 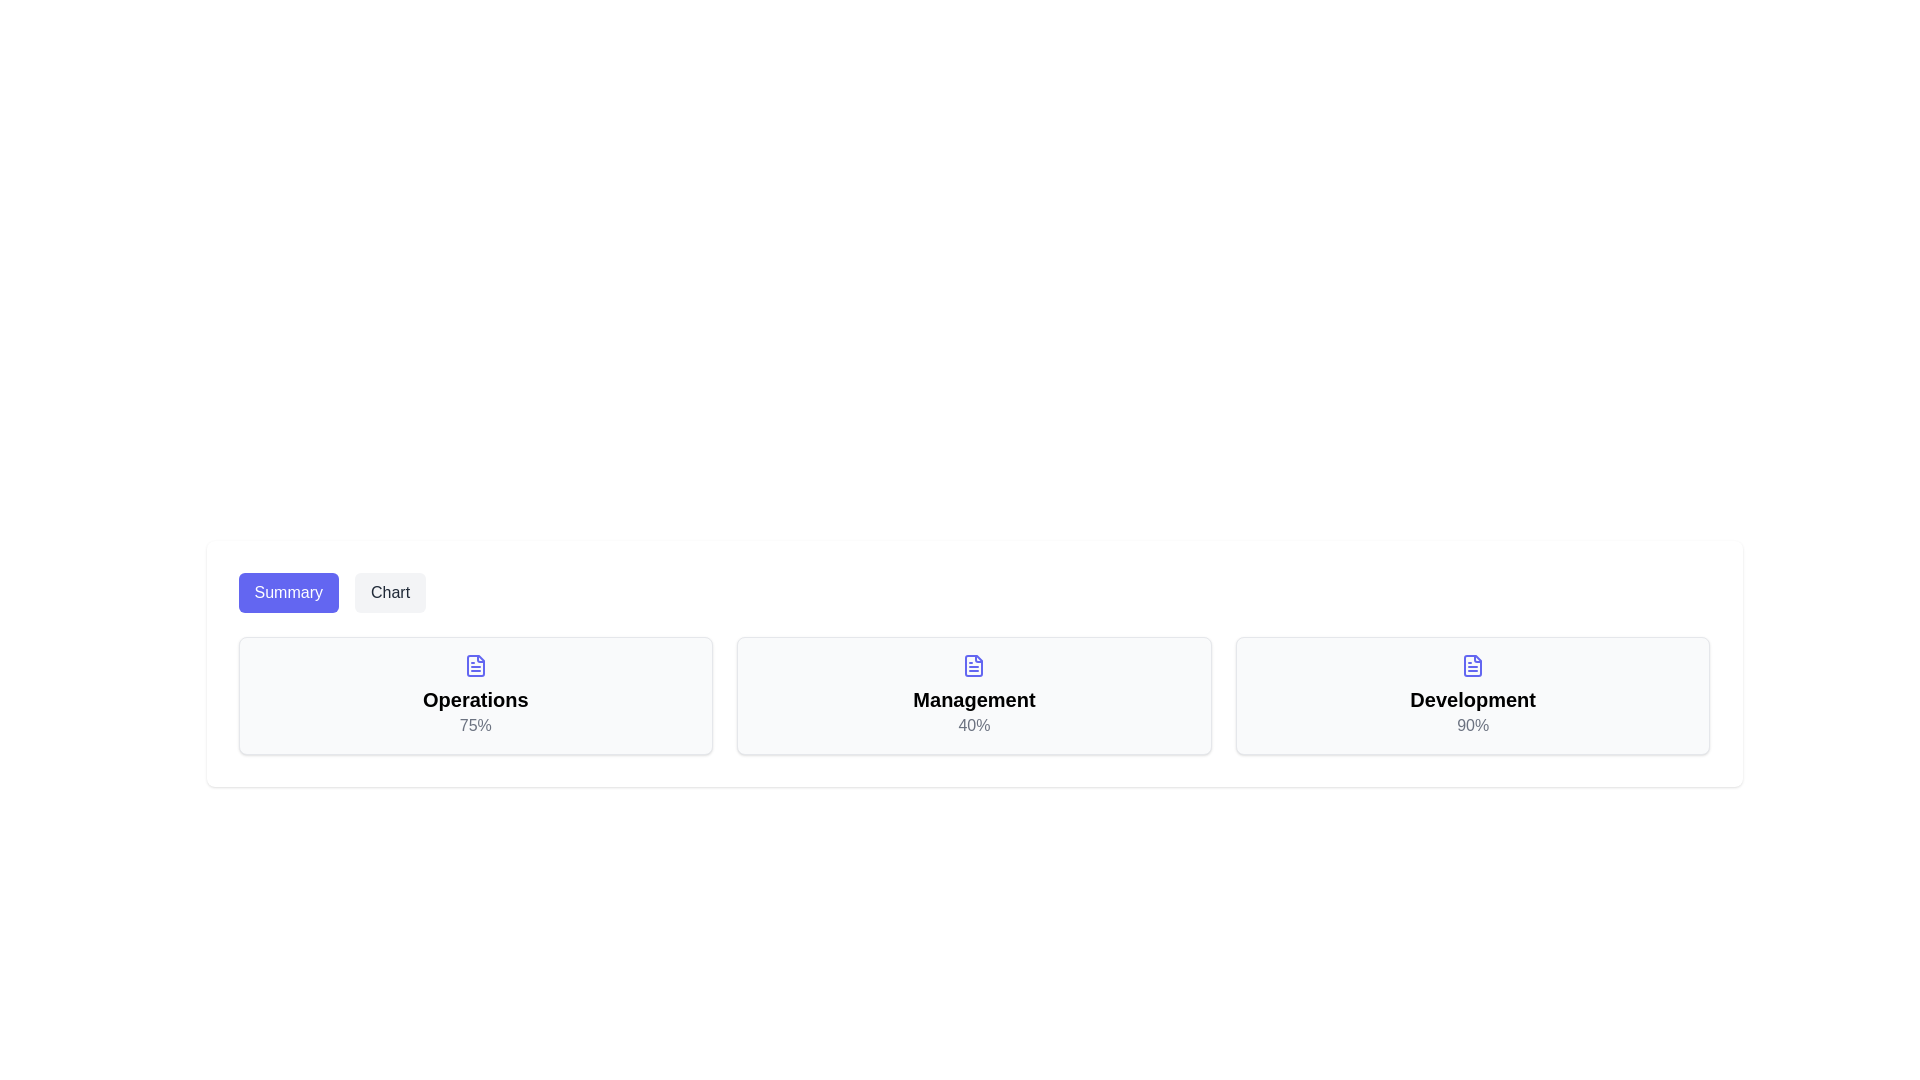 What do you see at coordinates (974, 666) in the screenshot?
I see `the document icon located within the 'Management 40%' card at the top center of the card` at bounding box center [974, 666].